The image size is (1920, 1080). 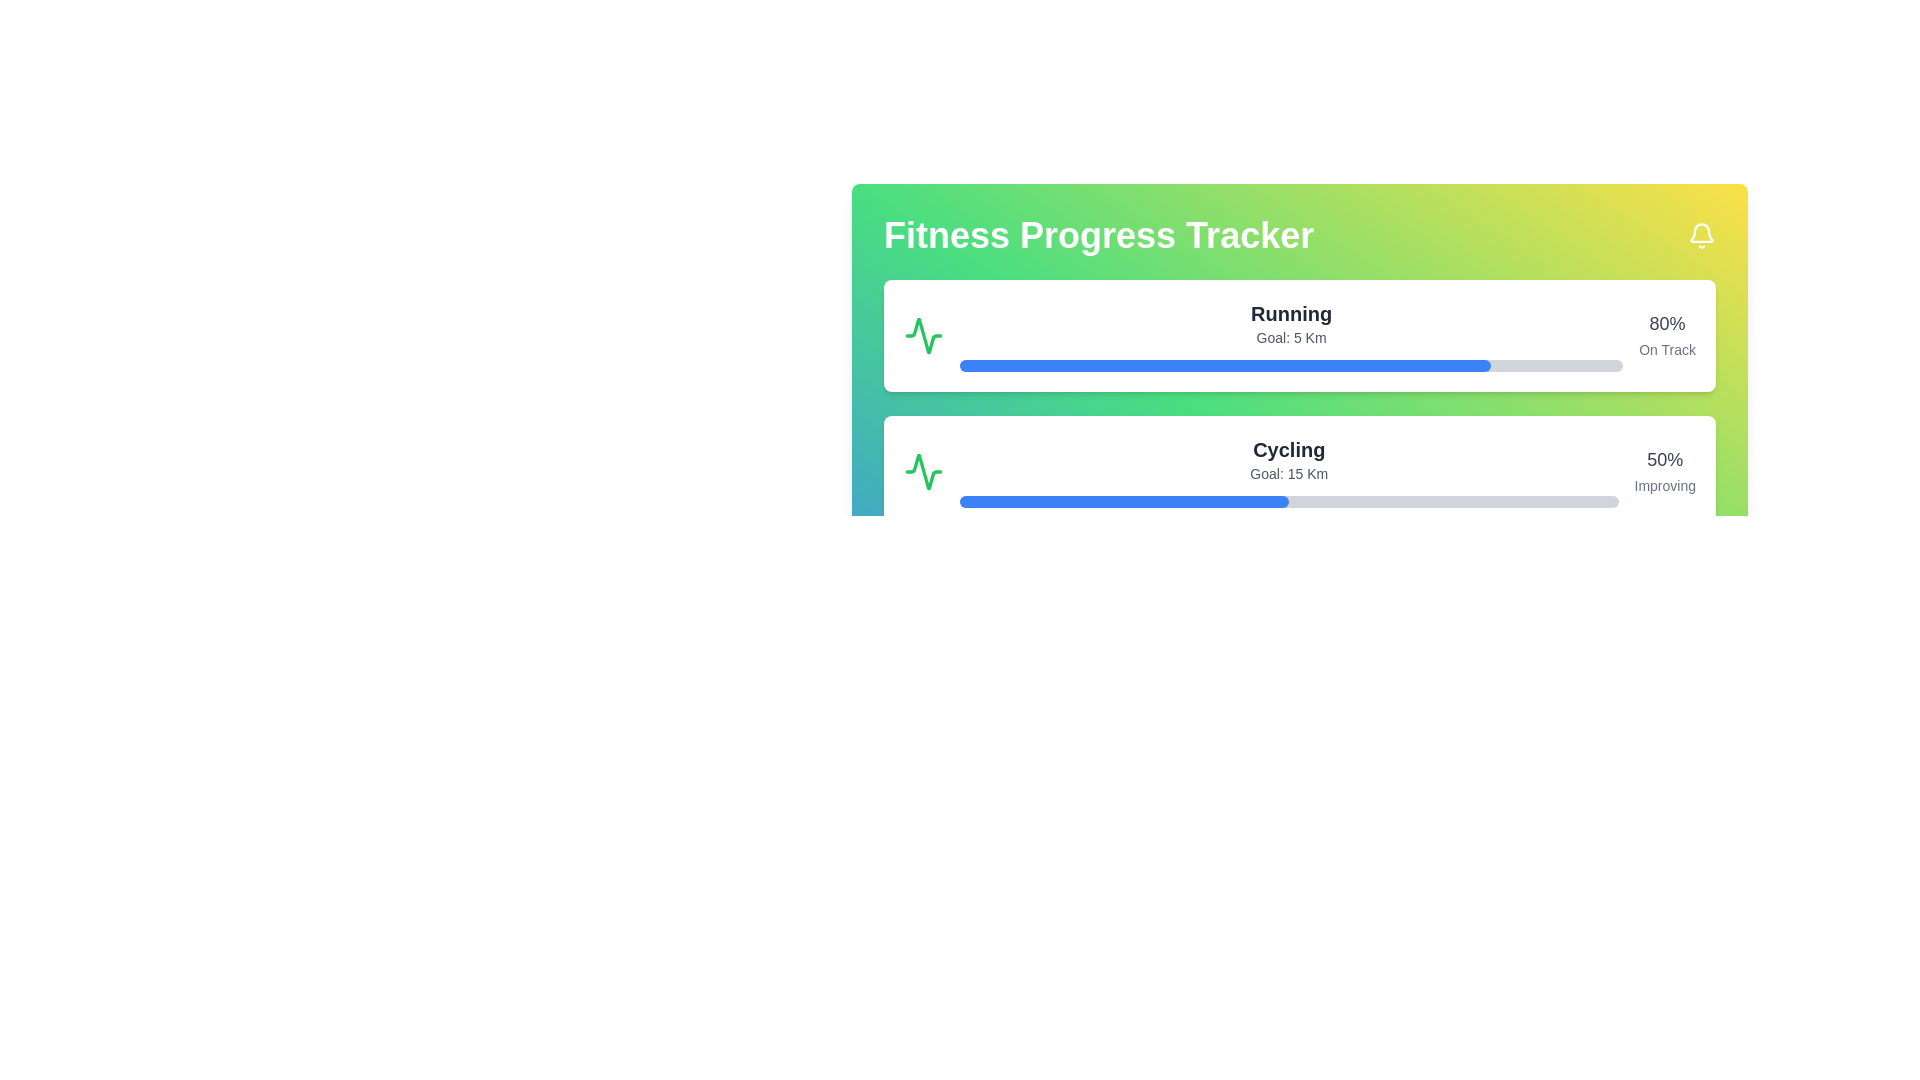 I want to click on the filled part of the progress bar indicating 50% progress for the 'Cycling' goal, so click(x=1124, y=500).